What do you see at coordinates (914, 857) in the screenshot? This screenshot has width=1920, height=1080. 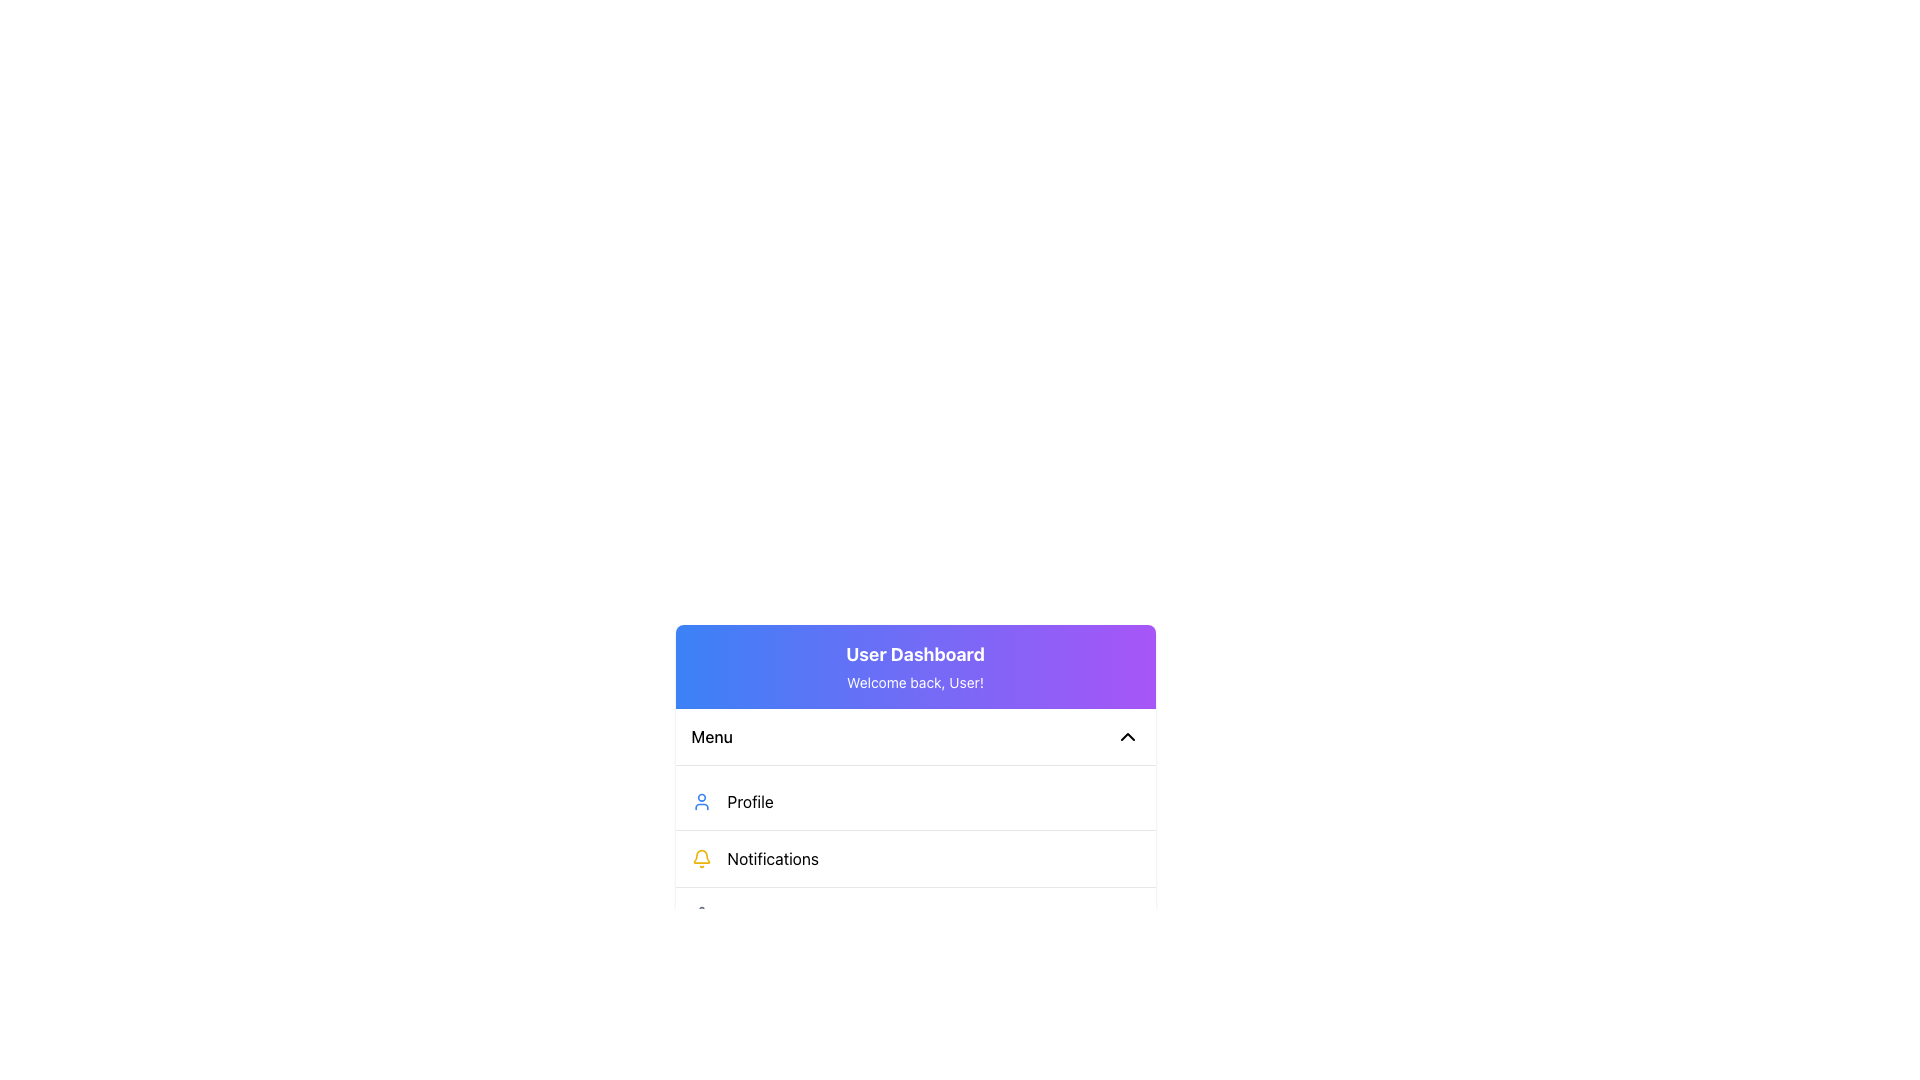 I see `the second menu item in the vertical list, which provides access to the Notifications page` at bounding box center [914, 857].